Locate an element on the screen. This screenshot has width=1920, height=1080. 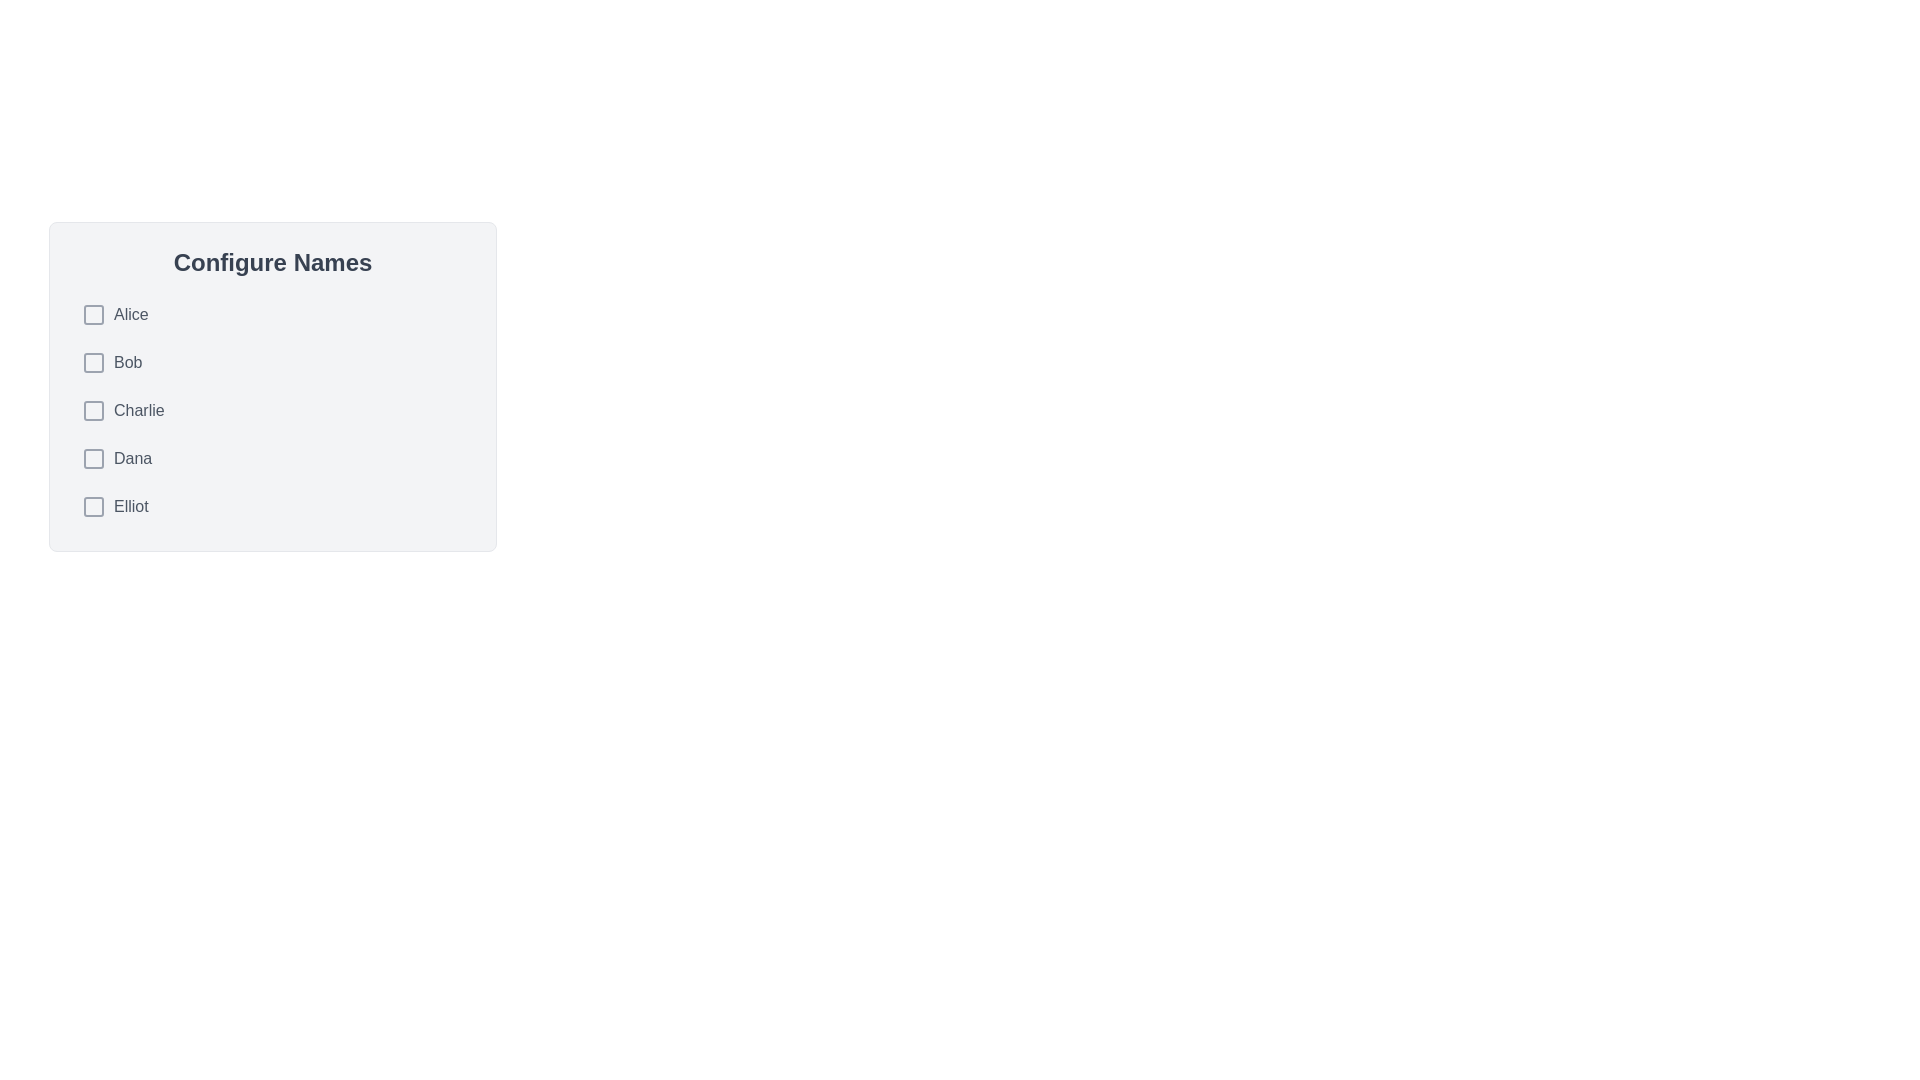
the text element 'Charlie' which is styled in medium-weight font and accompanied by an unchecked checkbox, located in the third position of a vertical list of names is located at coordinates (122, 410).